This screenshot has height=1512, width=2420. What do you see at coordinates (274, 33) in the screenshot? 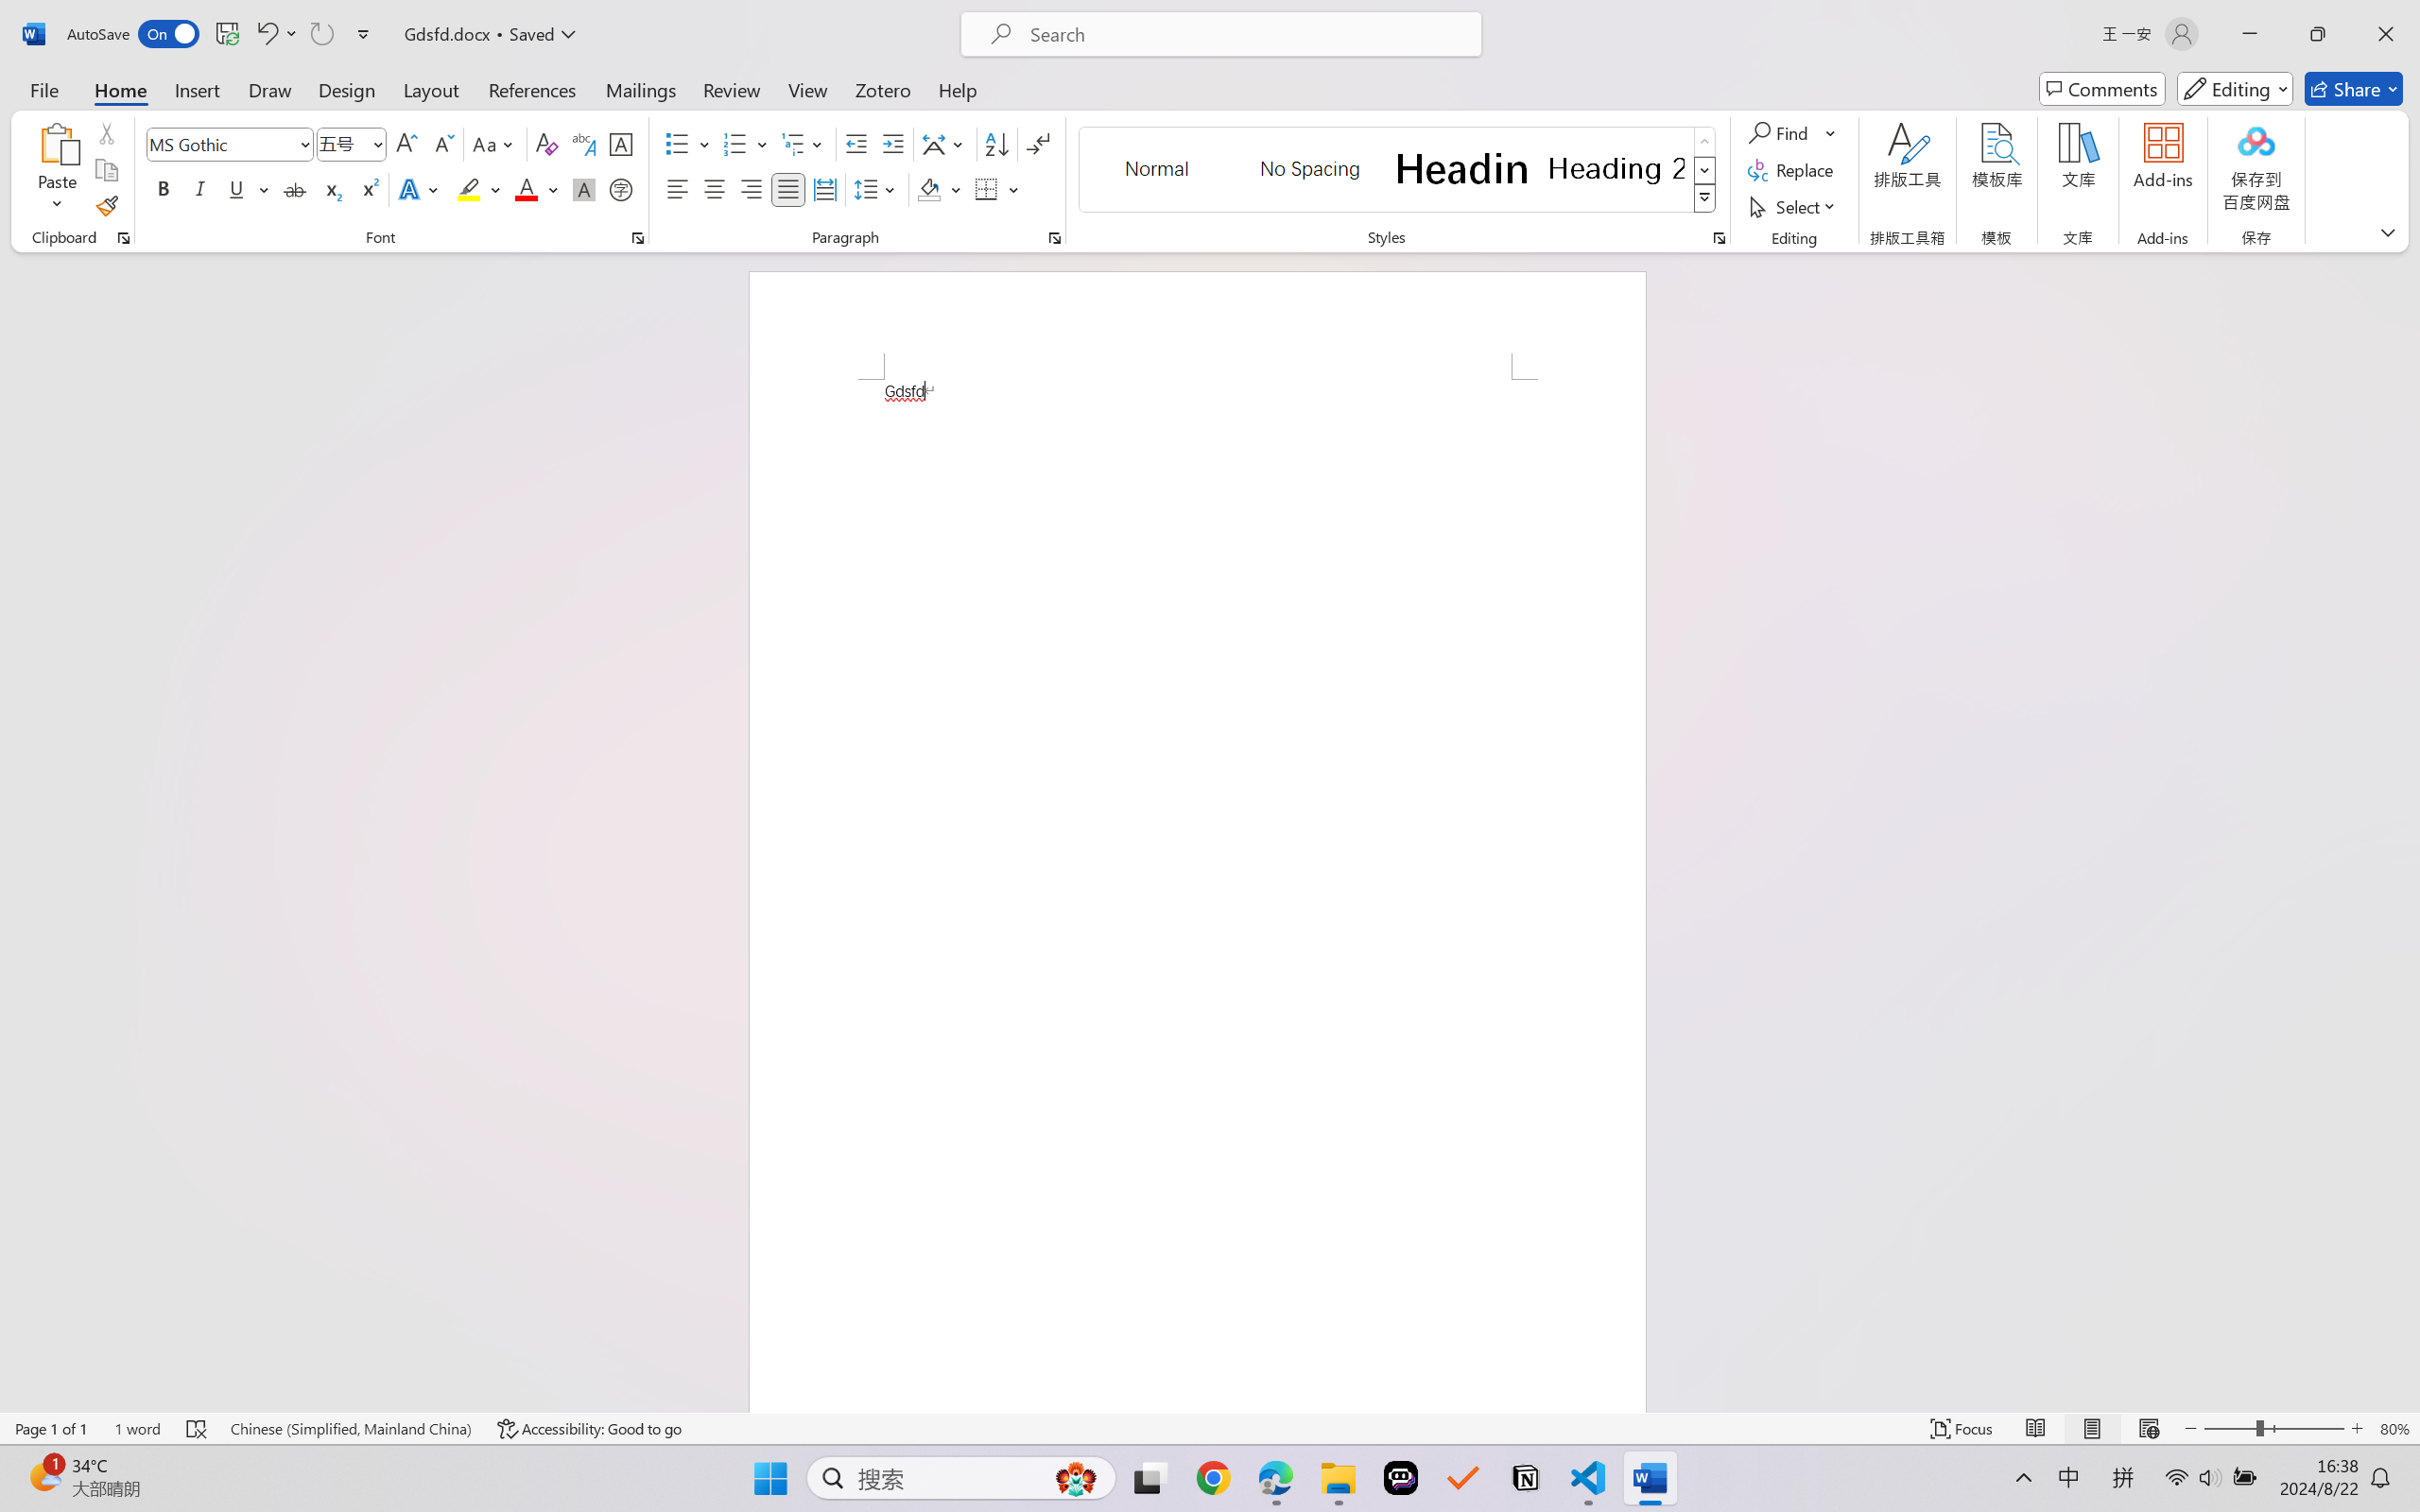
I see `'Undo Font Formatting'` at bounding box center [274, 33].